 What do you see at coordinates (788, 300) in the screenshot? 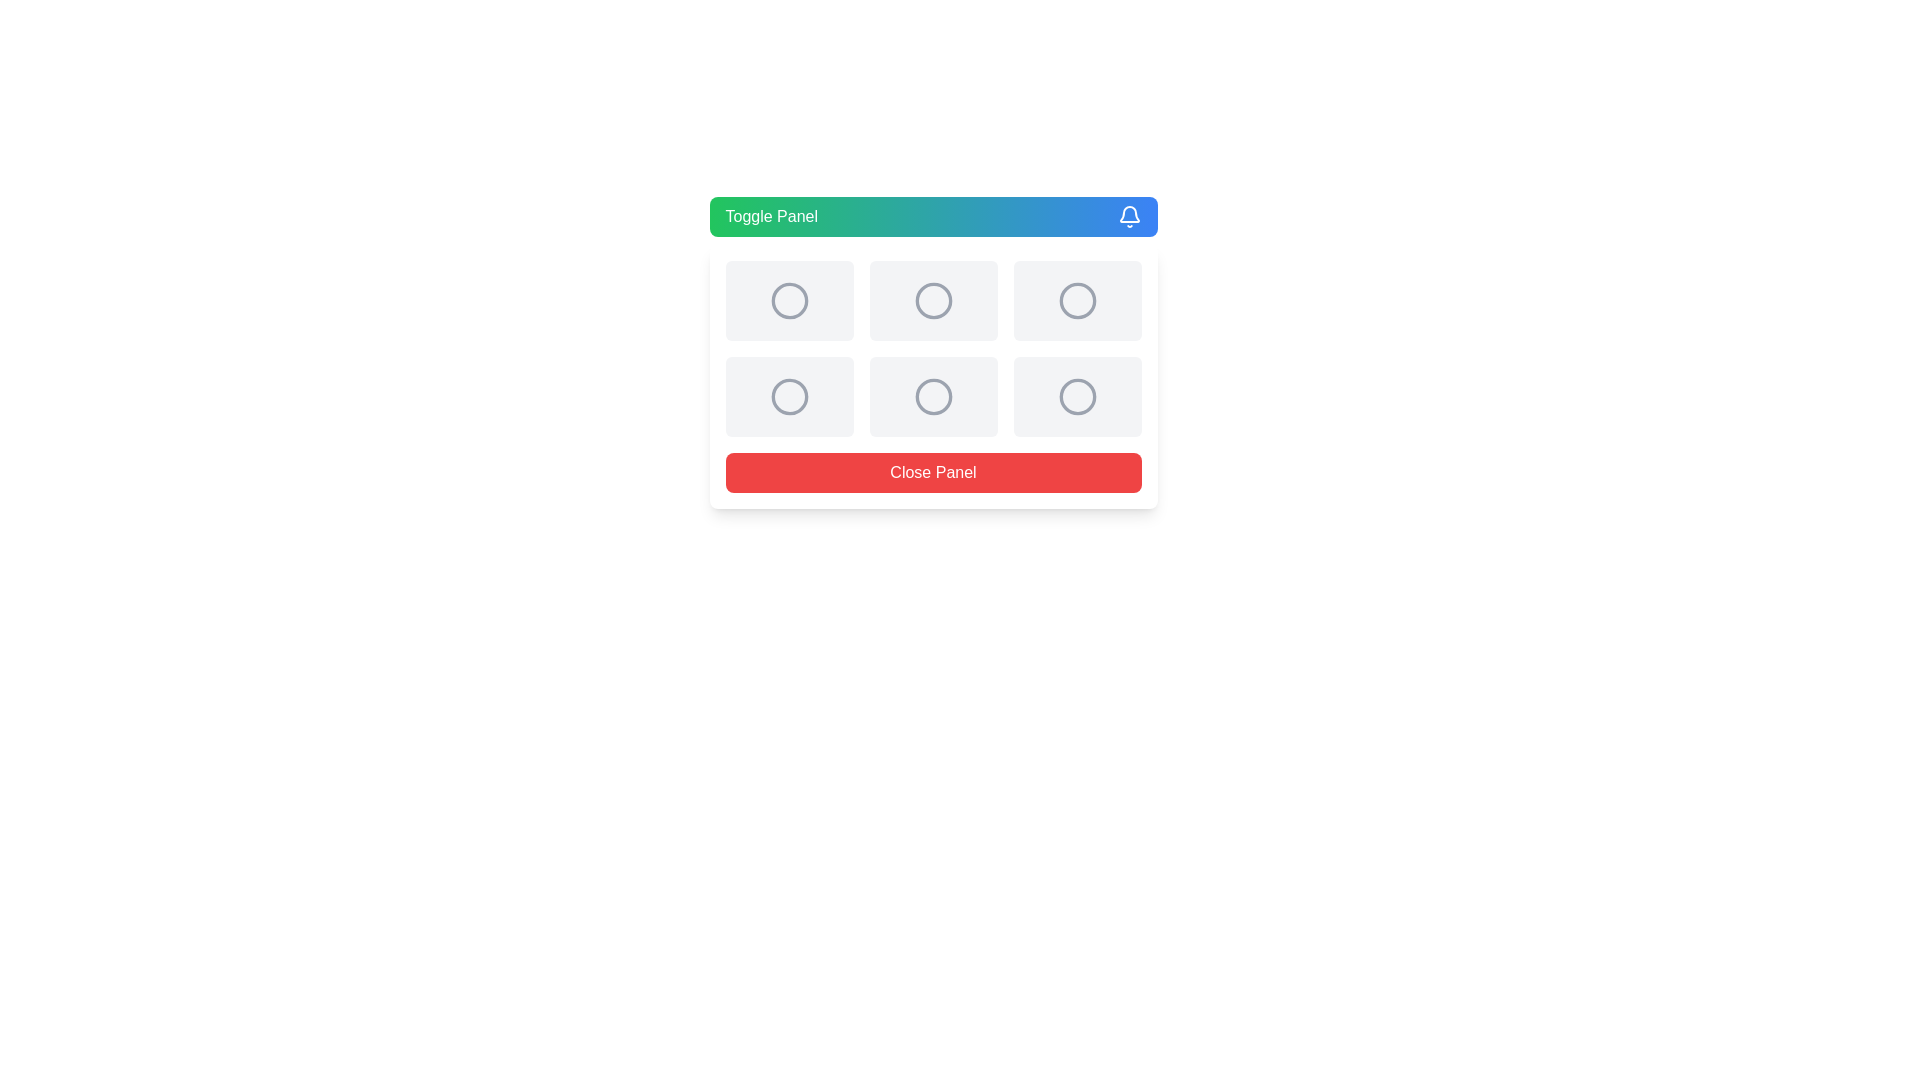
I see `the Circle icon located in the top-left corner of the 3x2 grid within the panel` at bounding box center [788, 300].